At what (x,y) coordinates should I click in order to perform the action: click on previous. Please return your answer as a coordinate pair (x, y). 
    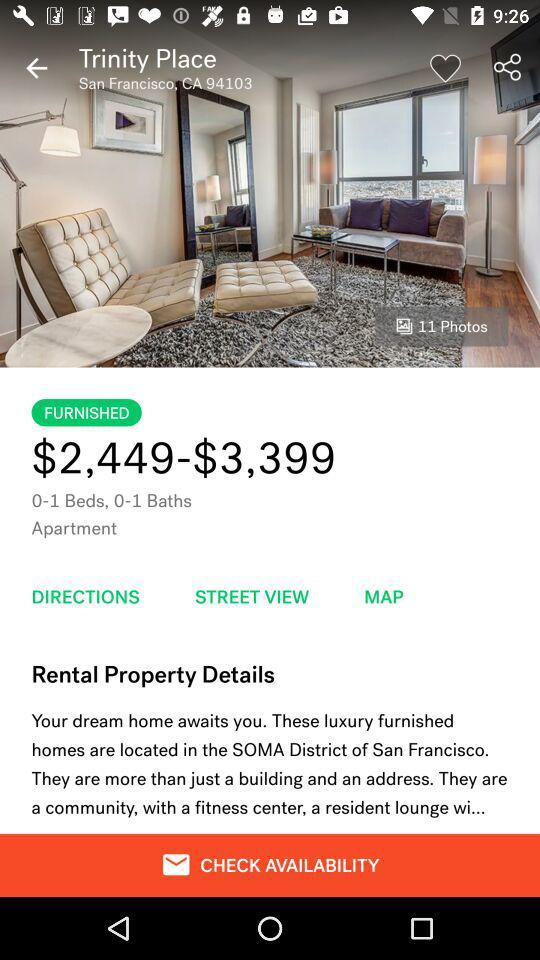
    Looking at the image, I should click on (36, 68).